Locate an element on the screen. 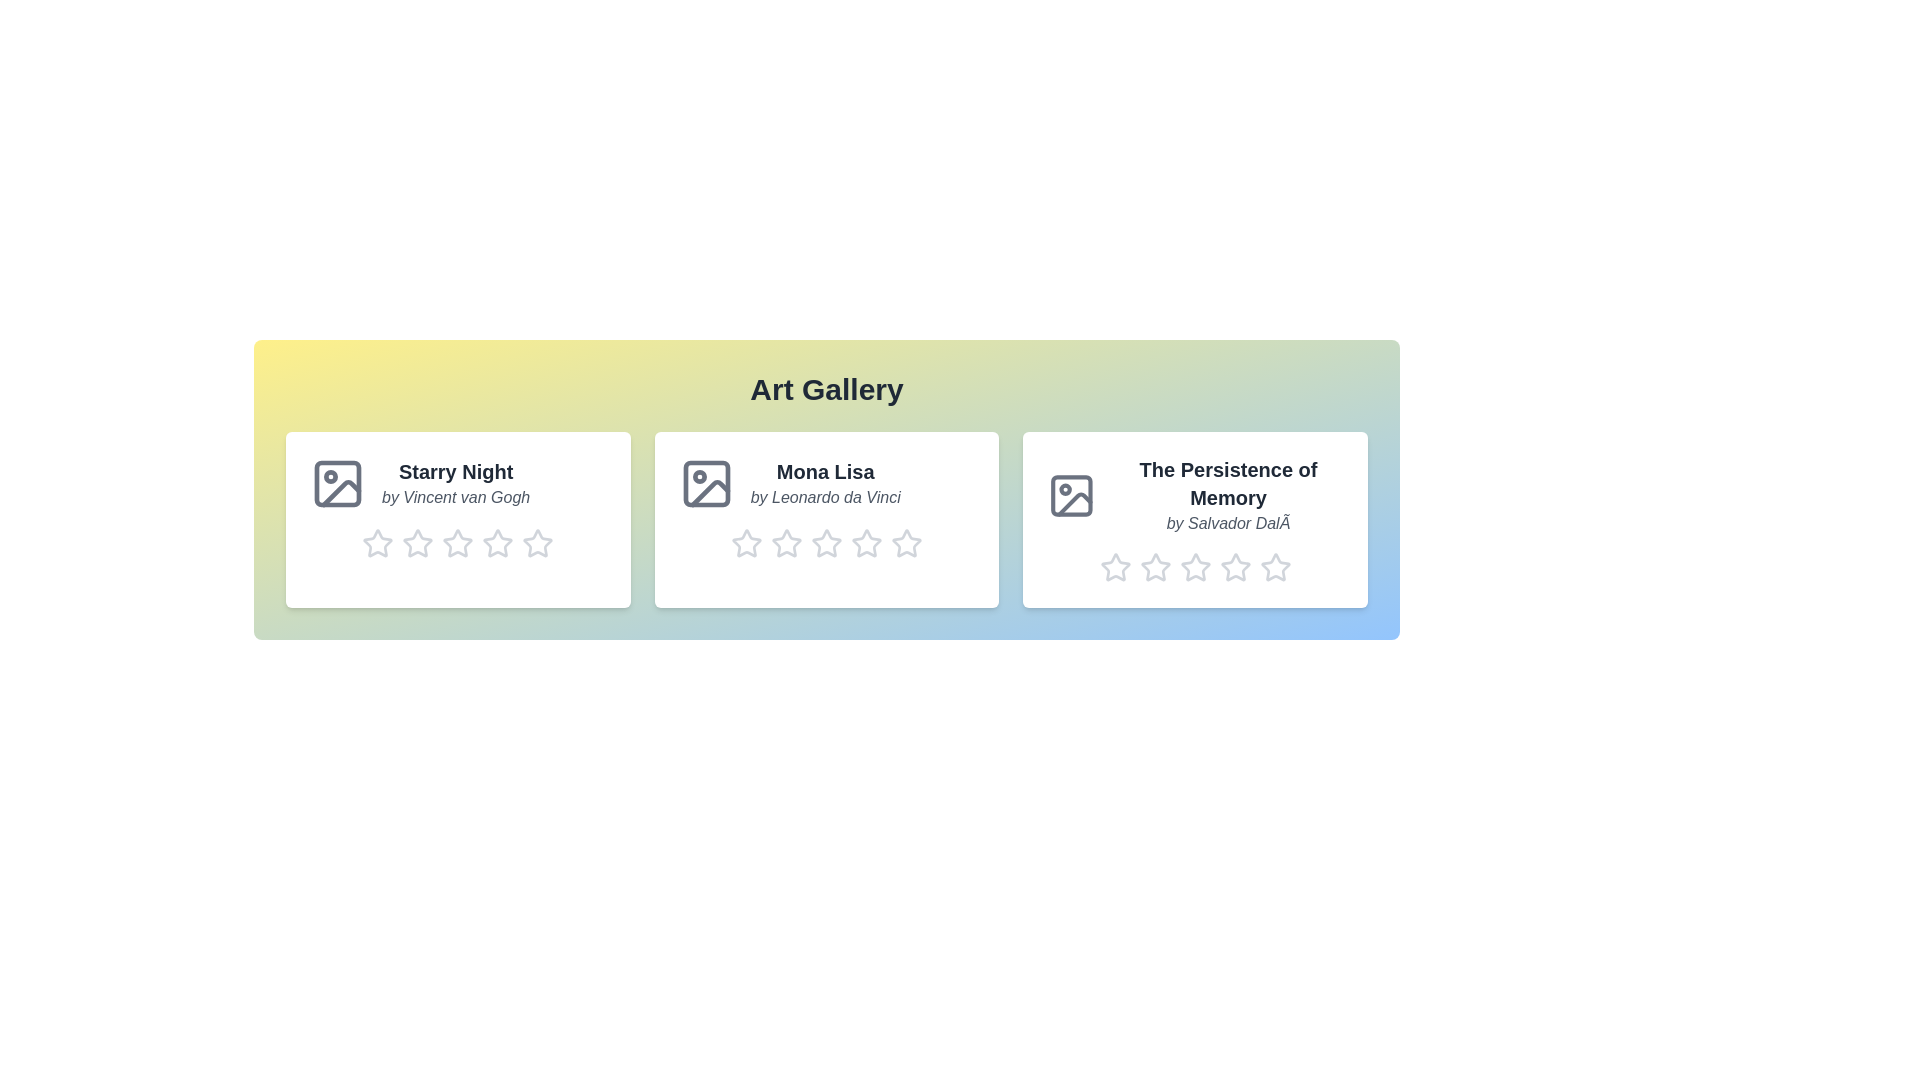 Image resolution: width=1920 pixels, height=1080 pixels. the rating of artwork 3 to 3 stars is located at coordinates (1180, 567).